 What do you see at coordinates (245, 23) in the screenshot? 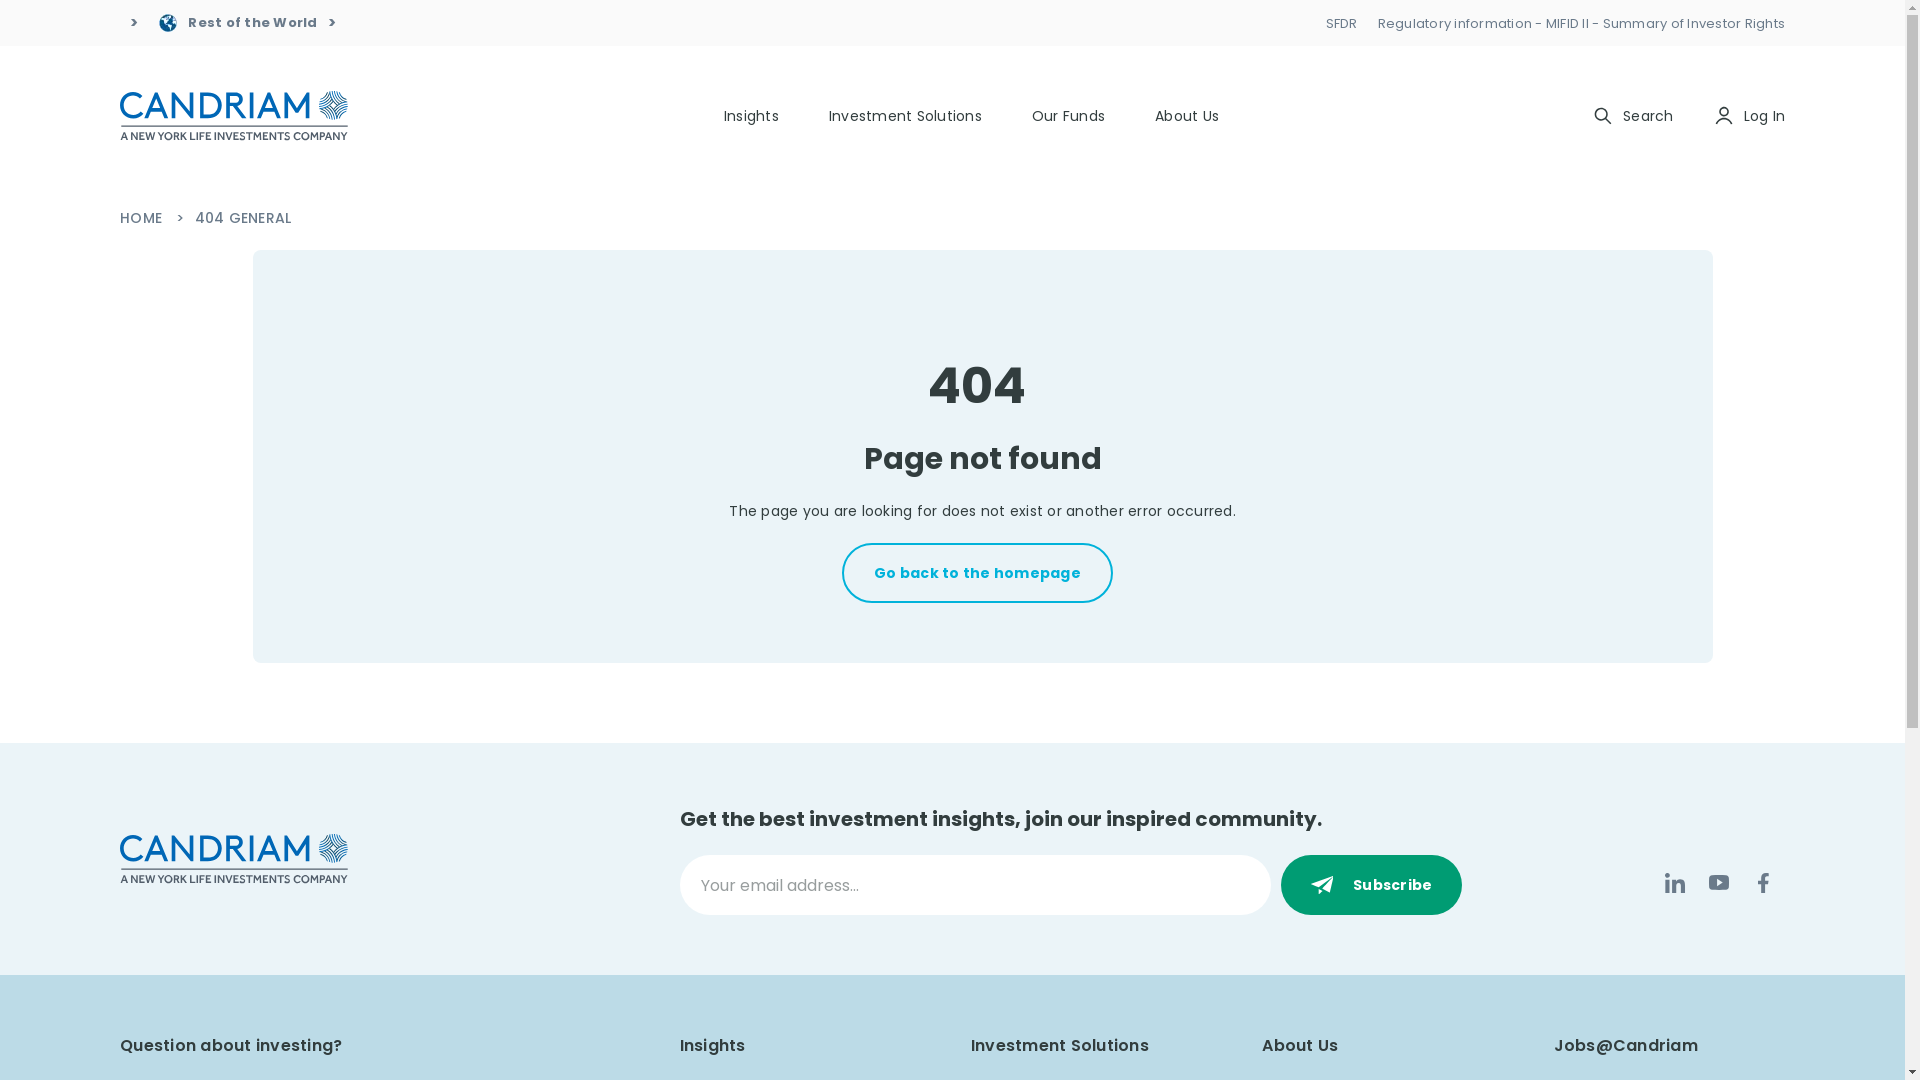
I see `'Rest of the World` at bounding box center [245, 23].